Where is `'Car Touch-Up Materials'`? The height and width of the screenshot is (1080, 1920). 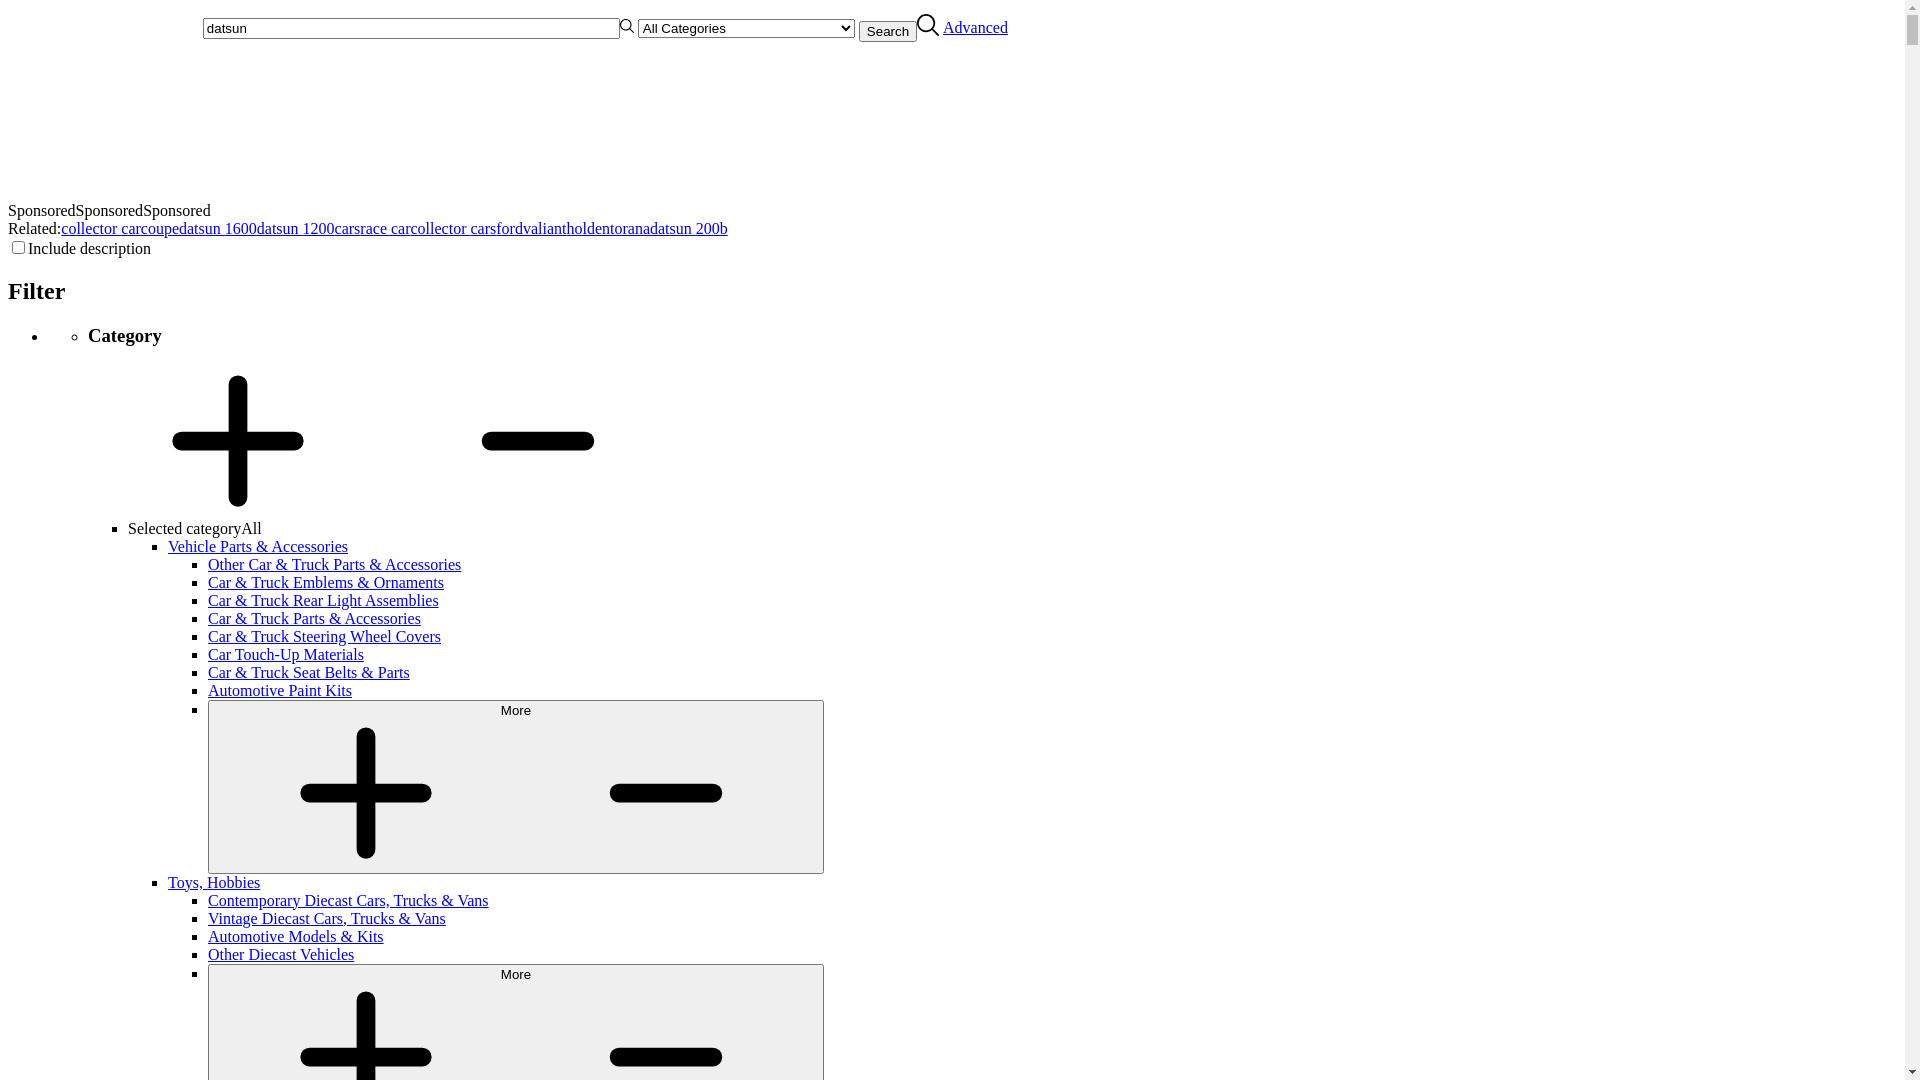 'Car Touch-Up Materials' is located at coordinates (285, 654).